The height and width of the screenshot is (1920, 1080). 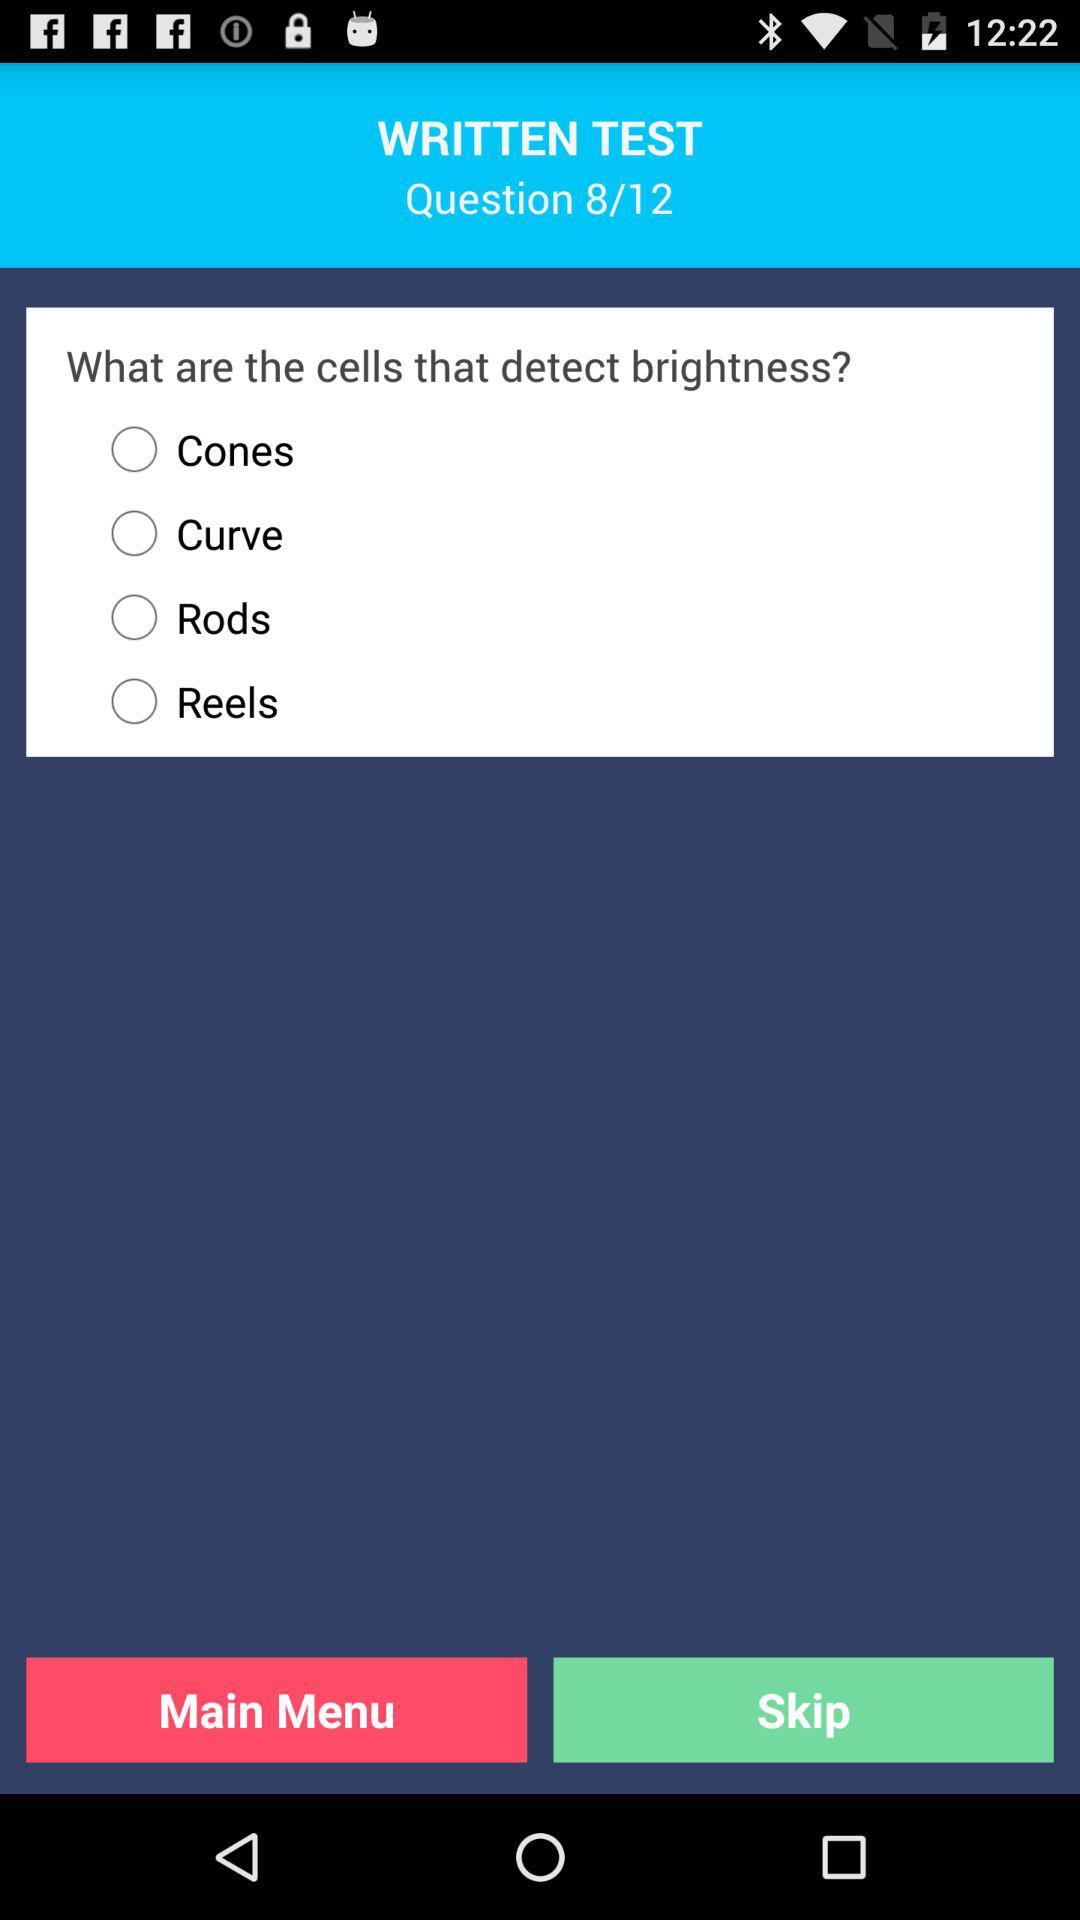 What do you see at coordinates (802, 1708) in the screenshot?
I see `the skip item` at bounding box center [802, 1708].